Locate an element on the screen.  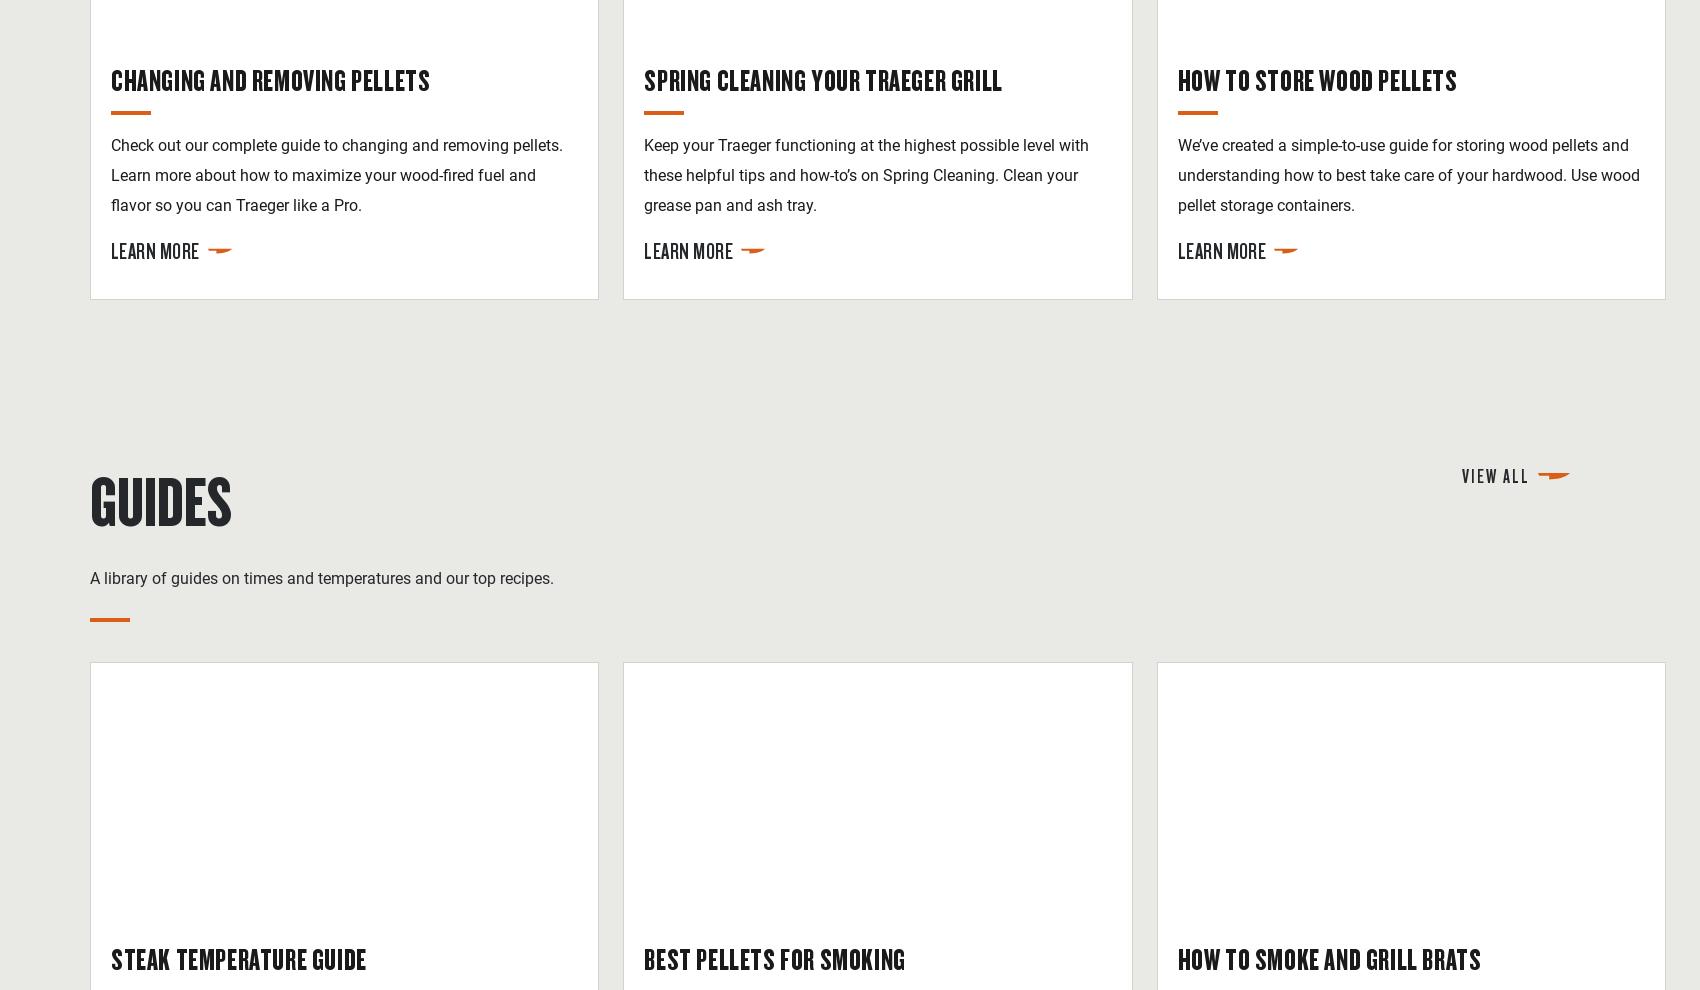
'How to Smoke and Grill Brats' is located at coordinates (1329, 958).